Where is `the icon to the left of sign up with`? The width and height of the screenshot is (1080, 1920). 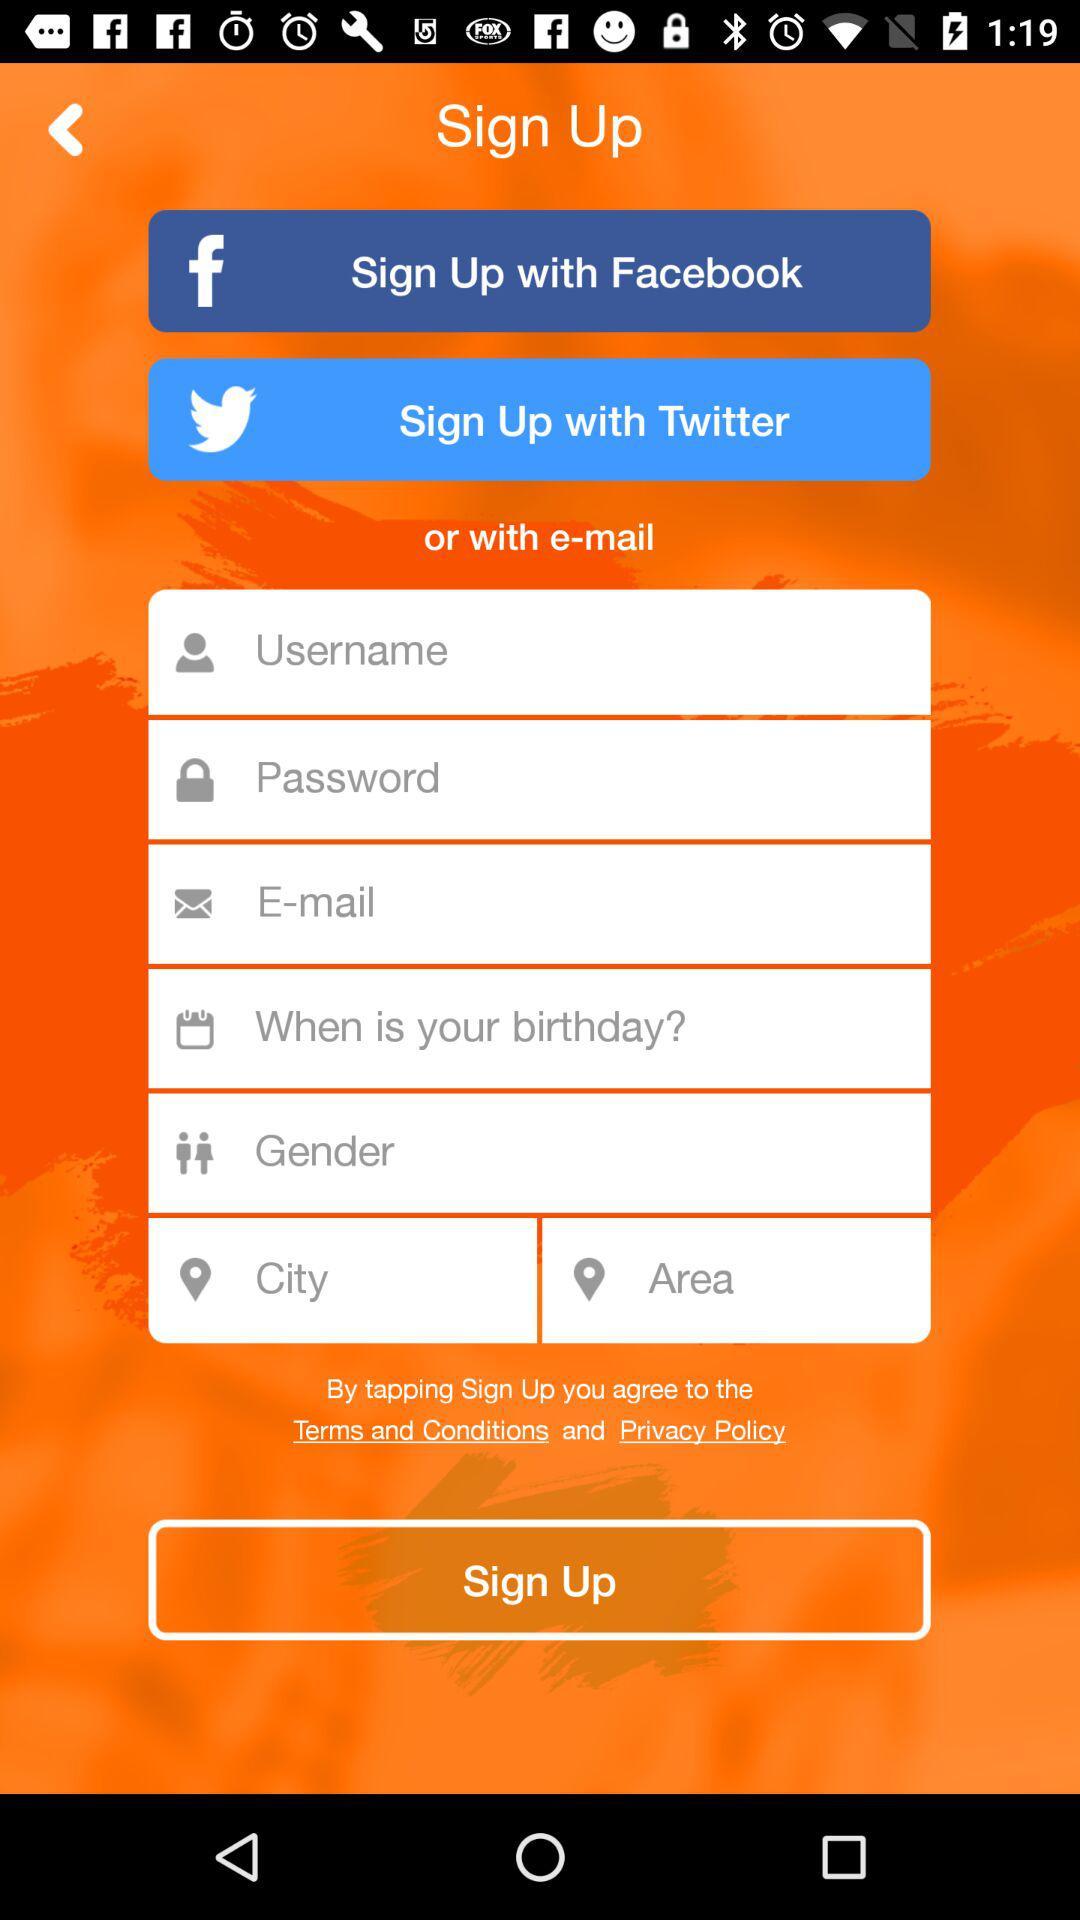 the icon to the left of sign up with is located at coordinates (65, 128).